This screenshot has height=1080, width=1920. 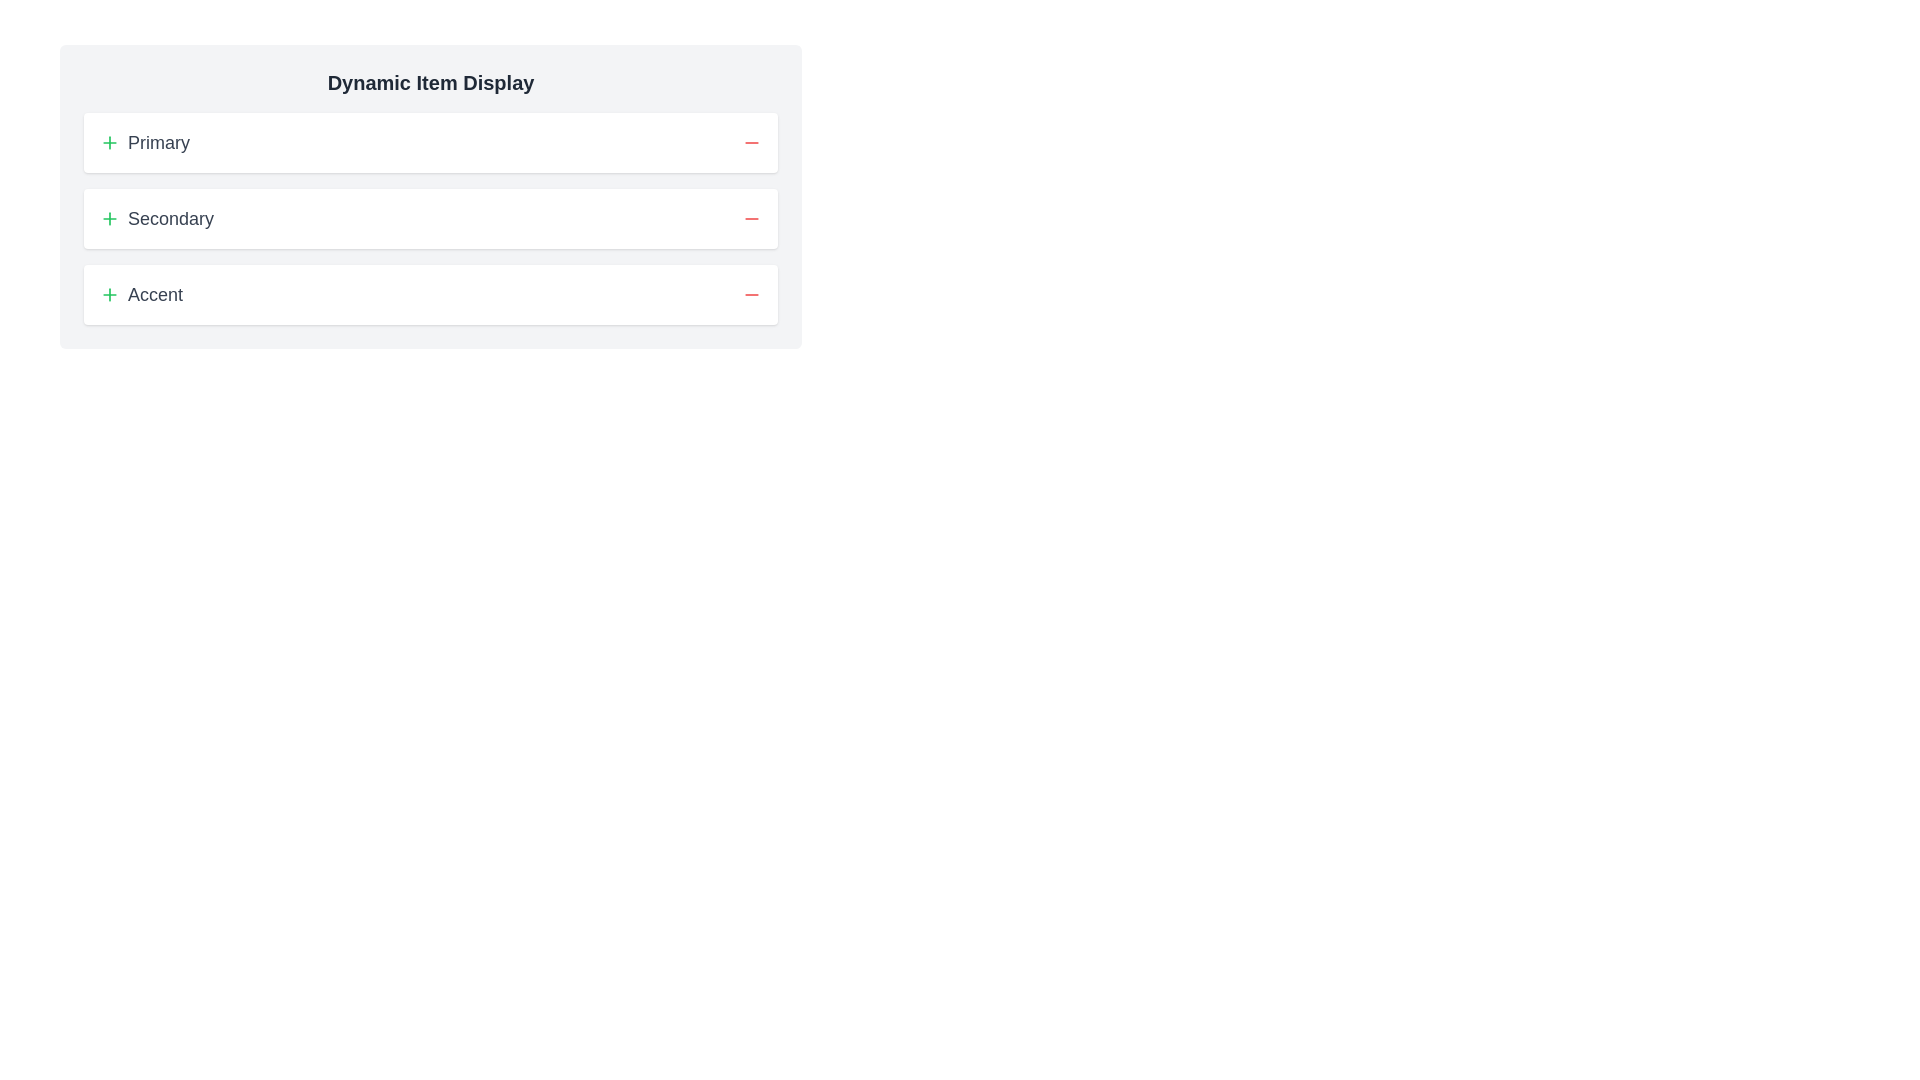 I want to click on the green stroke plus icon styled with Lucide, located to the left of the 'Primary' text in the top row of the list-like interface, so click(x=109, y=141).